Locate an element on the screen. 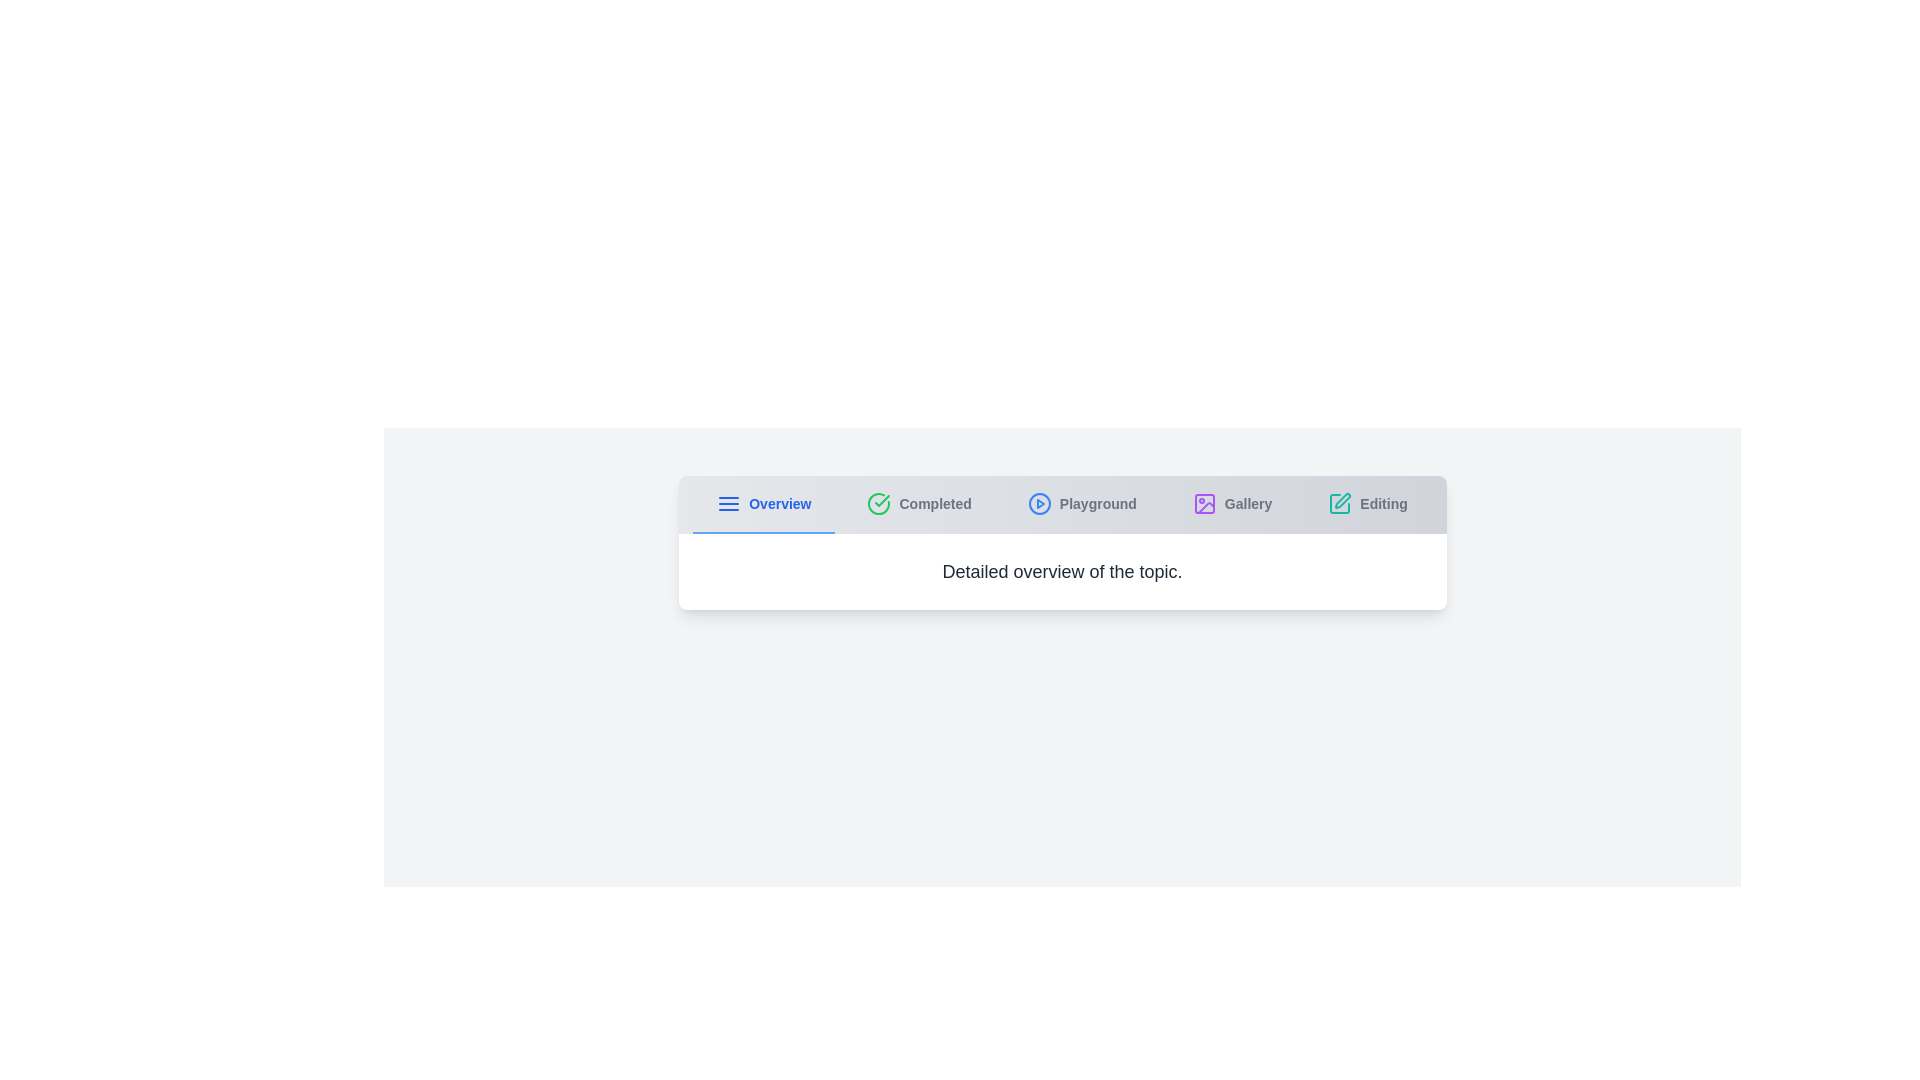 Image resolution: width=1920 pixels, height=1080 pixels. the Editing tab to navigate to its content is located at coordinates (1367, 504).